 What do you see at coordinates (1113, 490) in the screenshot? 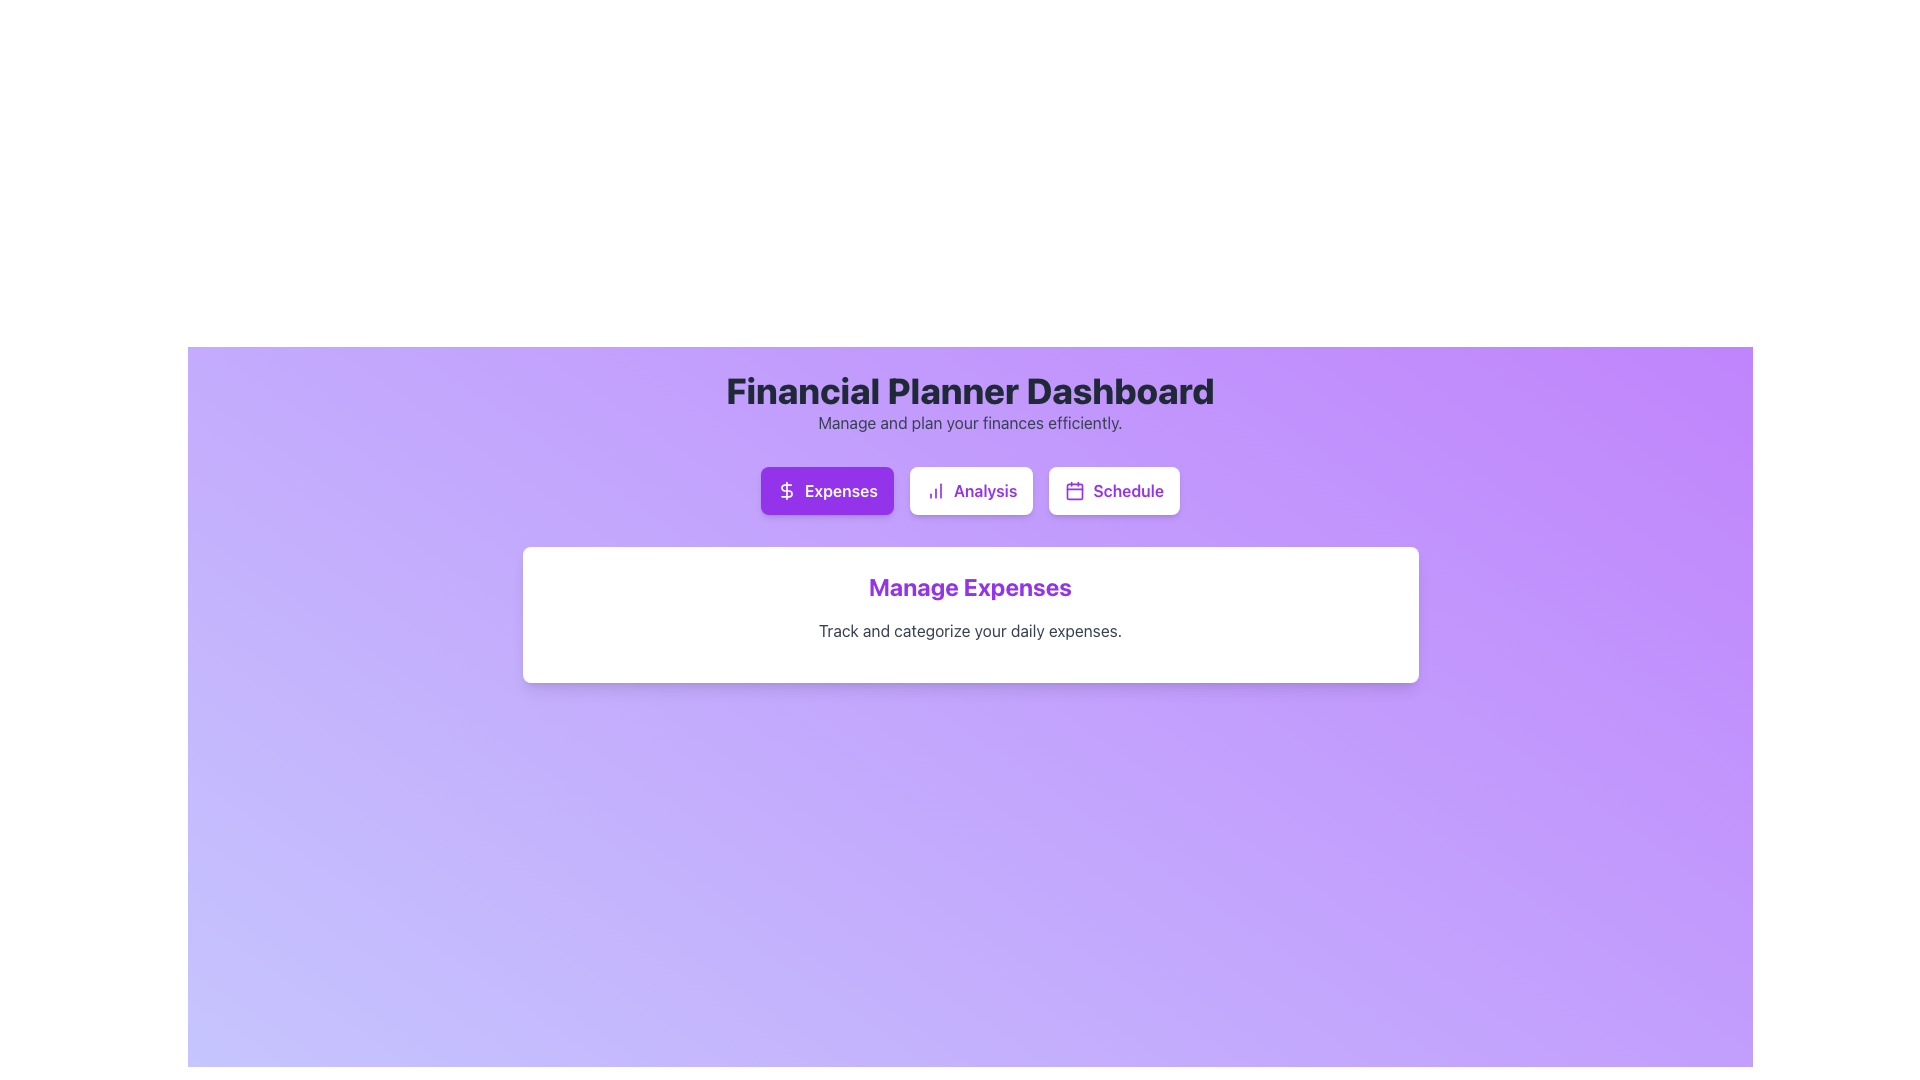
I see `the rounded rectangular button labeled 'Schedule' with a white background and purple text, located in the rightmost position under 'Financial Planner Dashboard.'` at bounding box center [1113, 490].